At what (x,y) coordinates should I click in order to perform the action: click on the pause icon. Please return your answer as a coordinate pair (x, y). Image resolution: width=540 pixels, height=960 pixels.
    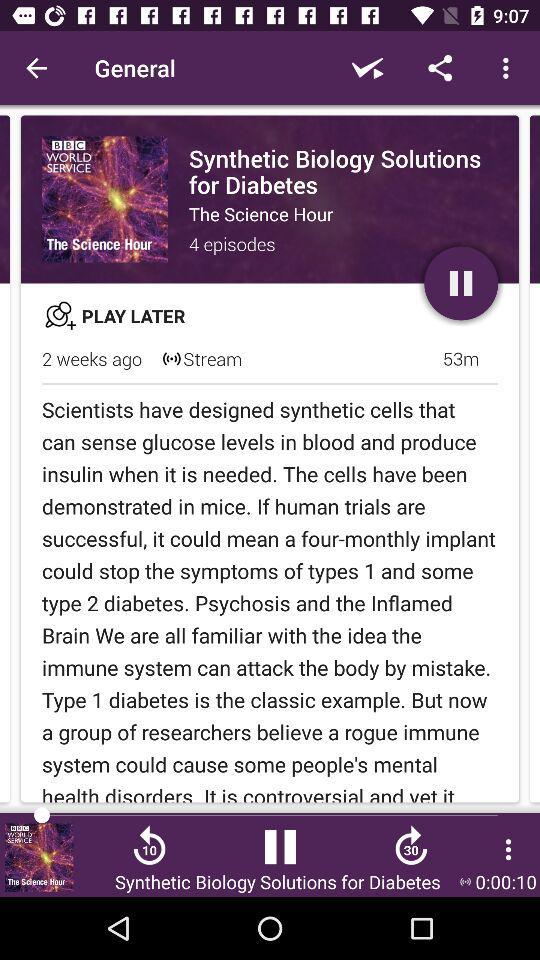
    Looking at the image, I should click on (279, 853).